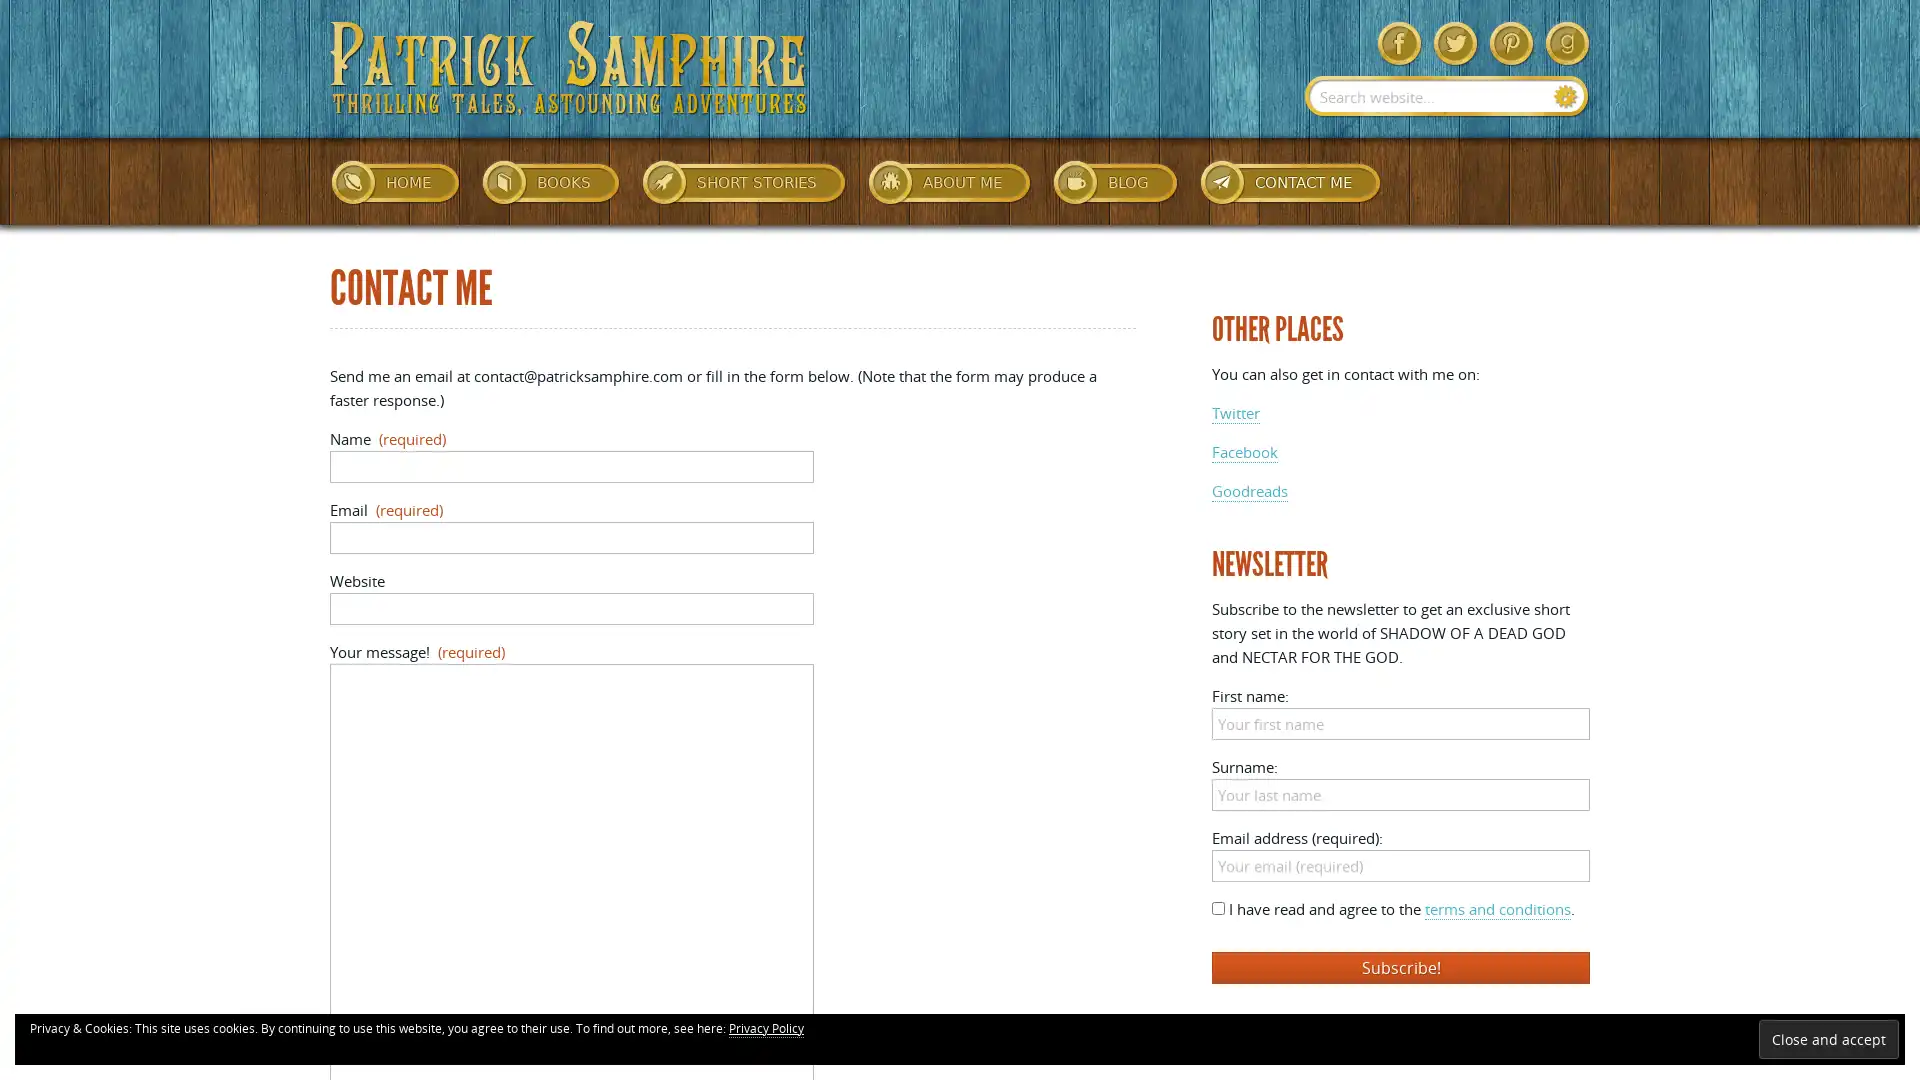 The width and height of the screenshot is (1920, 1080). I want to click on Close and accept, so click(1828, 1038).